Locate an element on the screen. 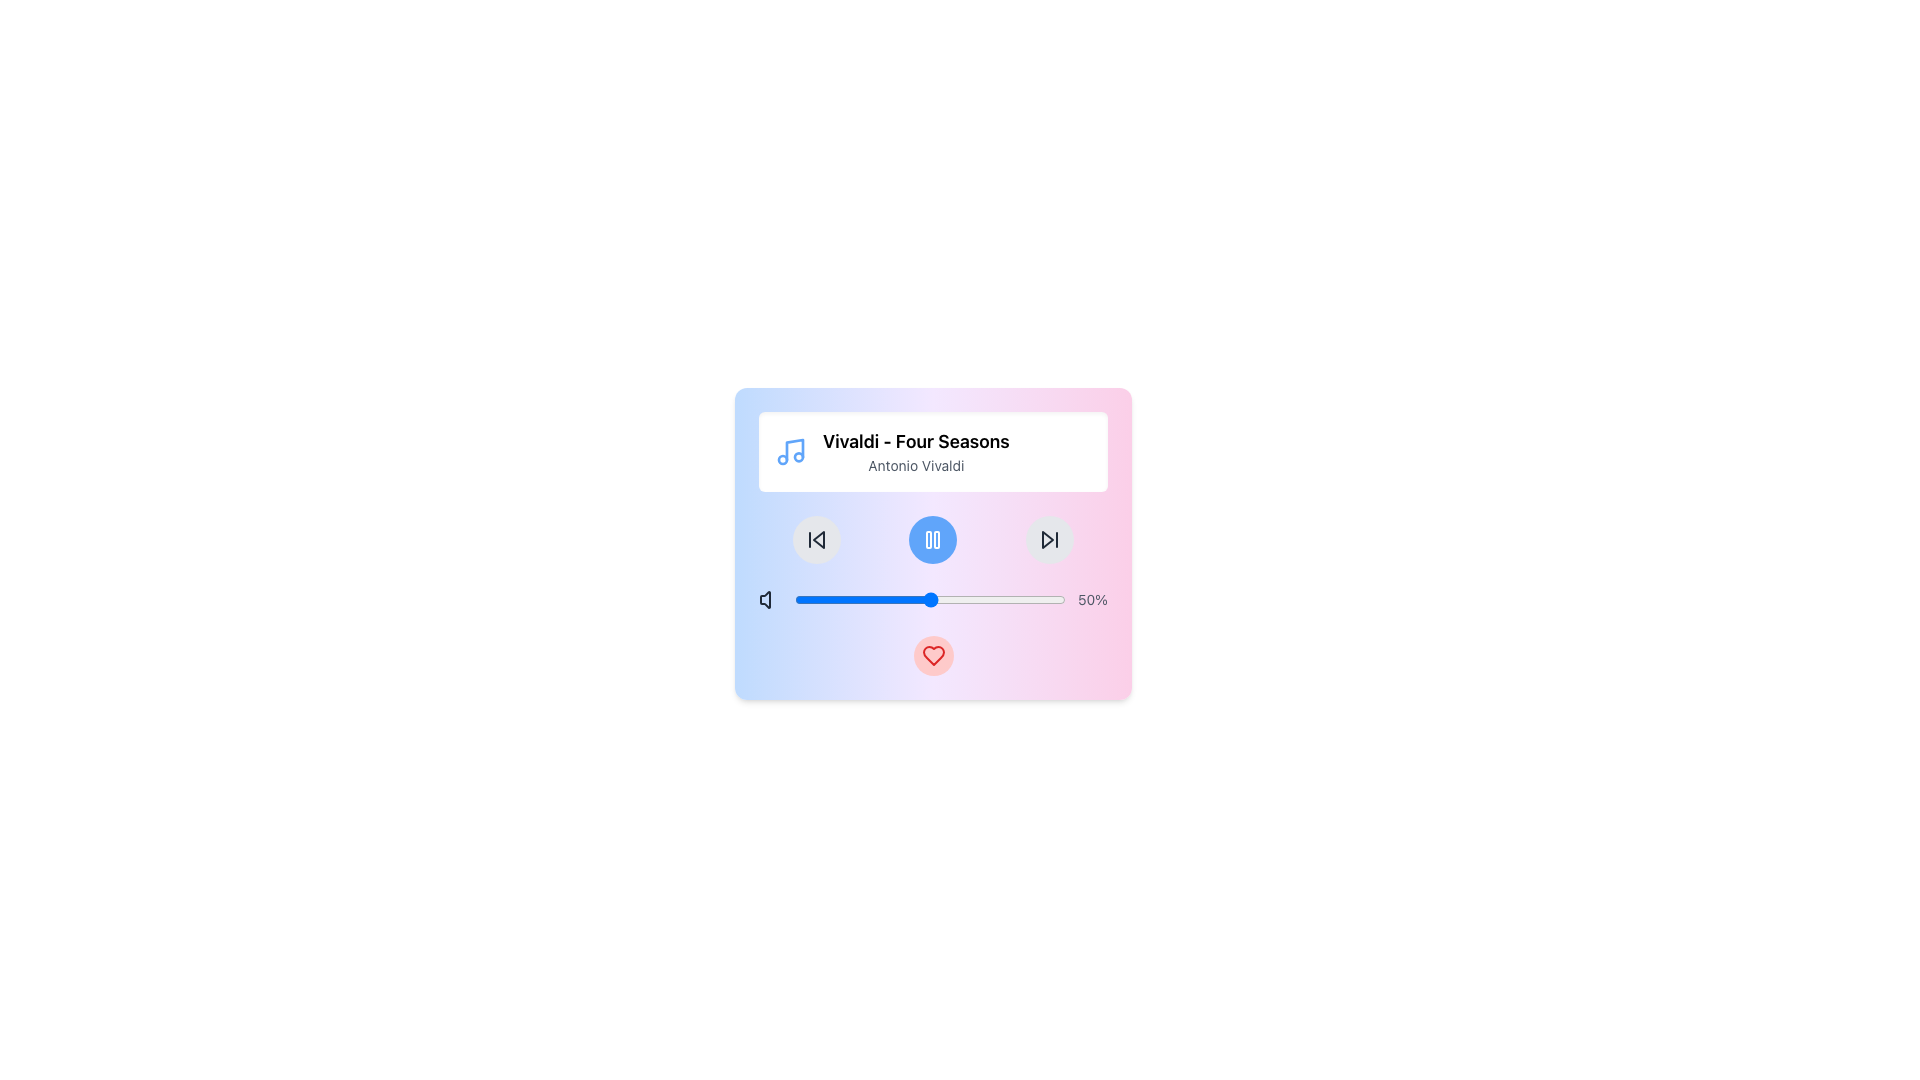 The width and height of the screenshot is (1920, 1080). the centrally placed button used is located at coordinates (932, 540).